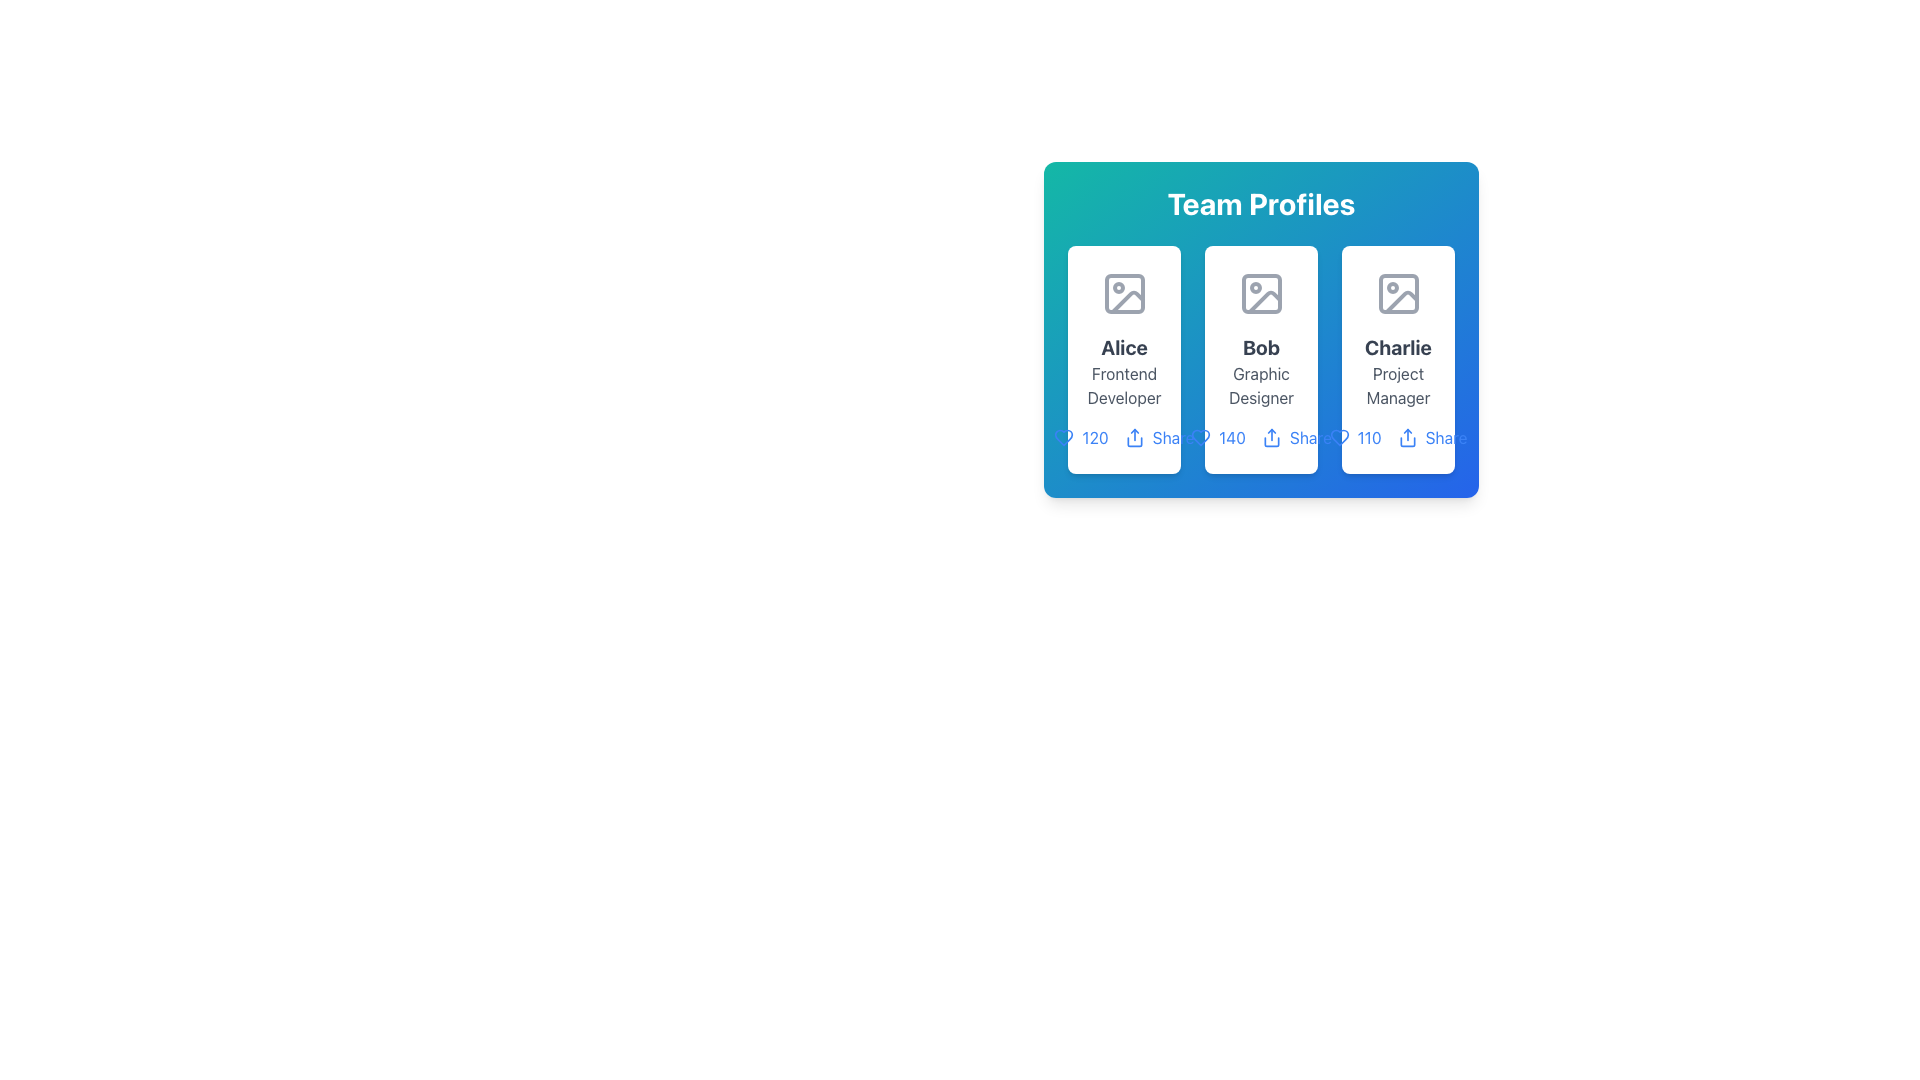 The height and width of the screenshot is (1080, 1920). I want to click on the share icon located at the bottom of Alice's profile card, which is part of the interactive control set for sharing options, so click(1124, 437).